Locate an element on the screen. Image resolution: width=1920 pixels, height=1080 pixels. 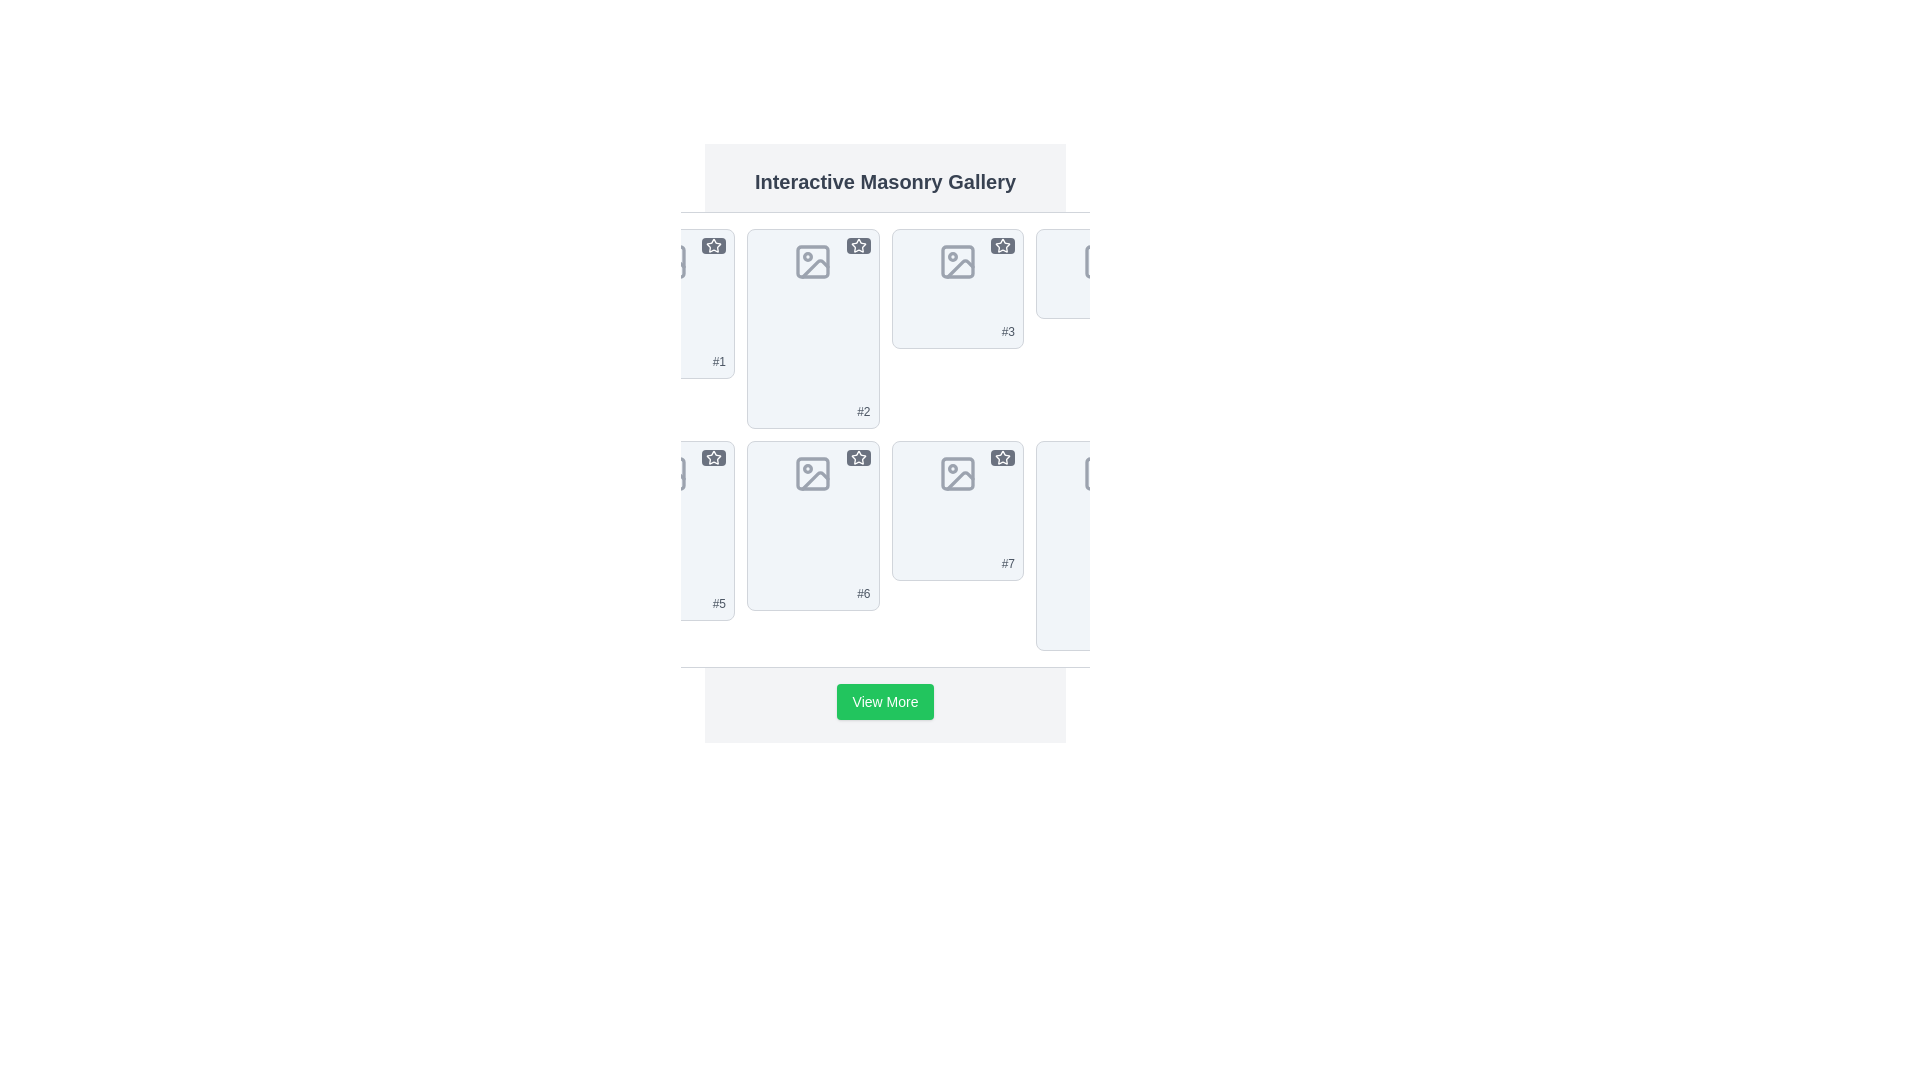
the star icon located in the top-left corner of the sixth card in the masonry-style grid to mark or favorite the item is located at coordinates (858, 456).